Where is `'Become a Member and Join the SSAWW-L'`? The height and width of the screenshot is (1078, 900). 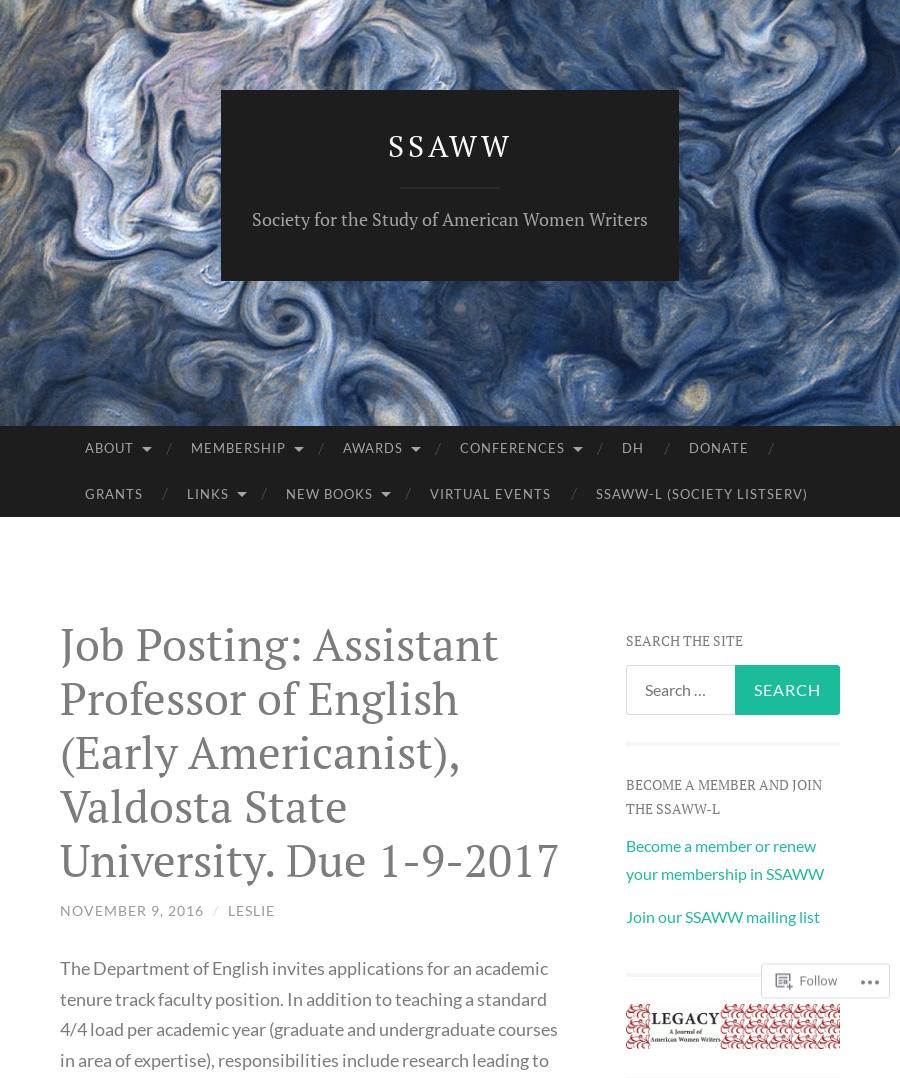 'Become a Member and Join the SSAWW-L' is located at coordinates (721, 794).